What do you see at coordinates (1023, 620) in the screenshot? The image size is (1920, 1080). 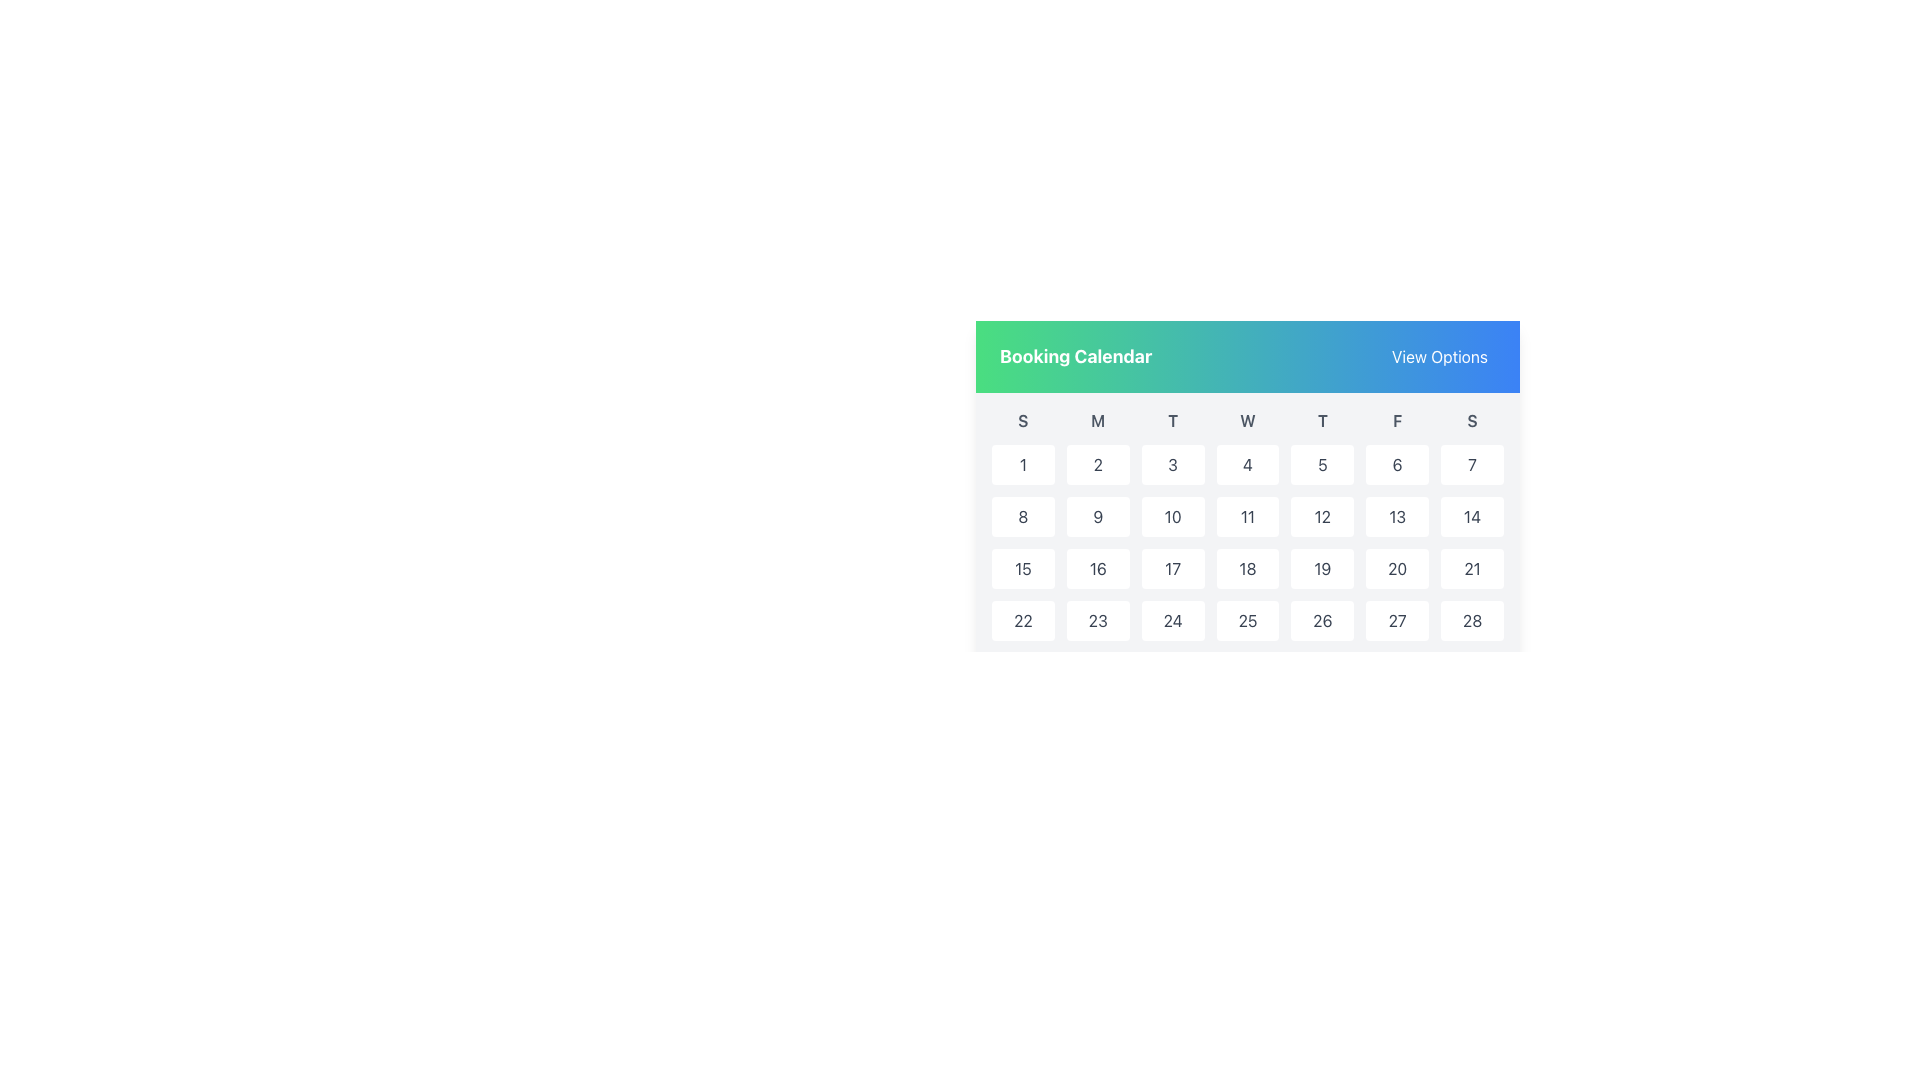 I see `the calendar cell representing the 22nd day of the month, located in the fourth row's first cell under the 'S' column` at bounding box center [1023, 620].